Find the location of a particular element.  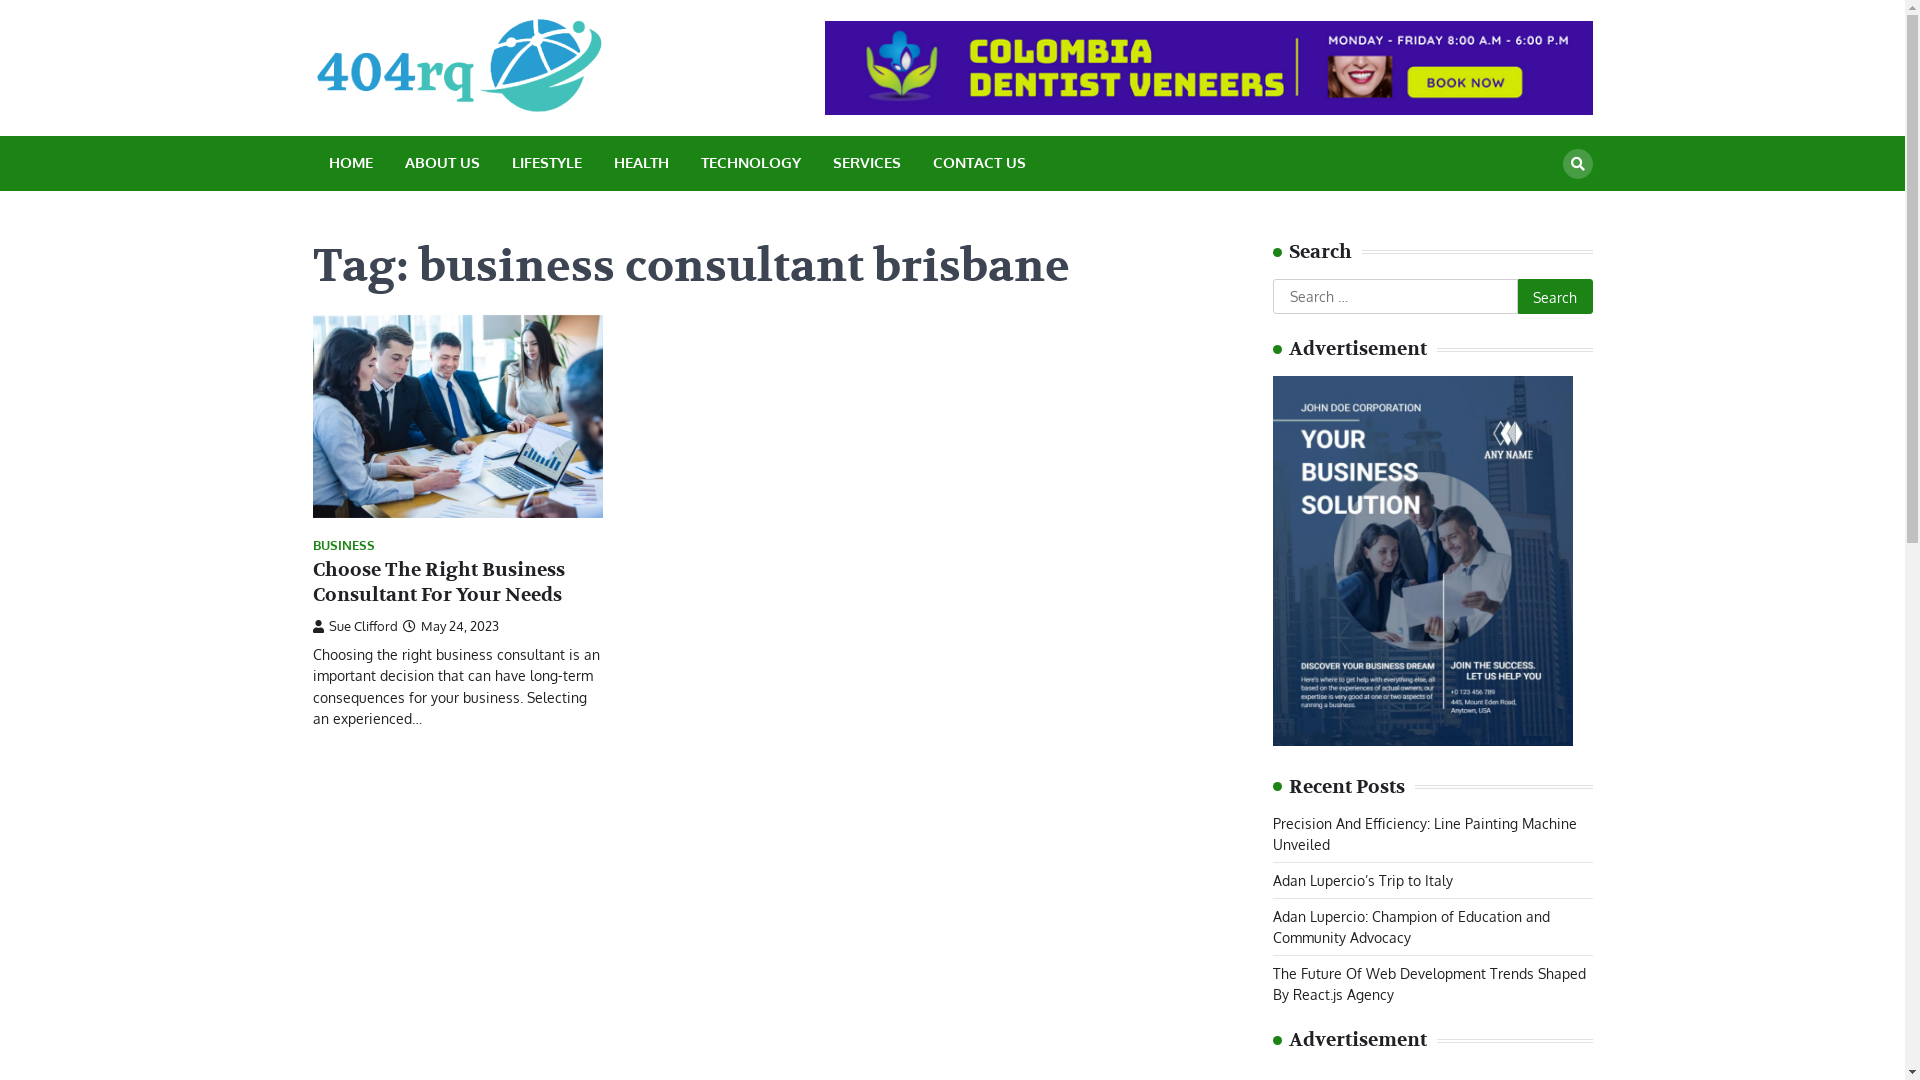

'TECHNOLOGY' is located at coordinates (691, 162).